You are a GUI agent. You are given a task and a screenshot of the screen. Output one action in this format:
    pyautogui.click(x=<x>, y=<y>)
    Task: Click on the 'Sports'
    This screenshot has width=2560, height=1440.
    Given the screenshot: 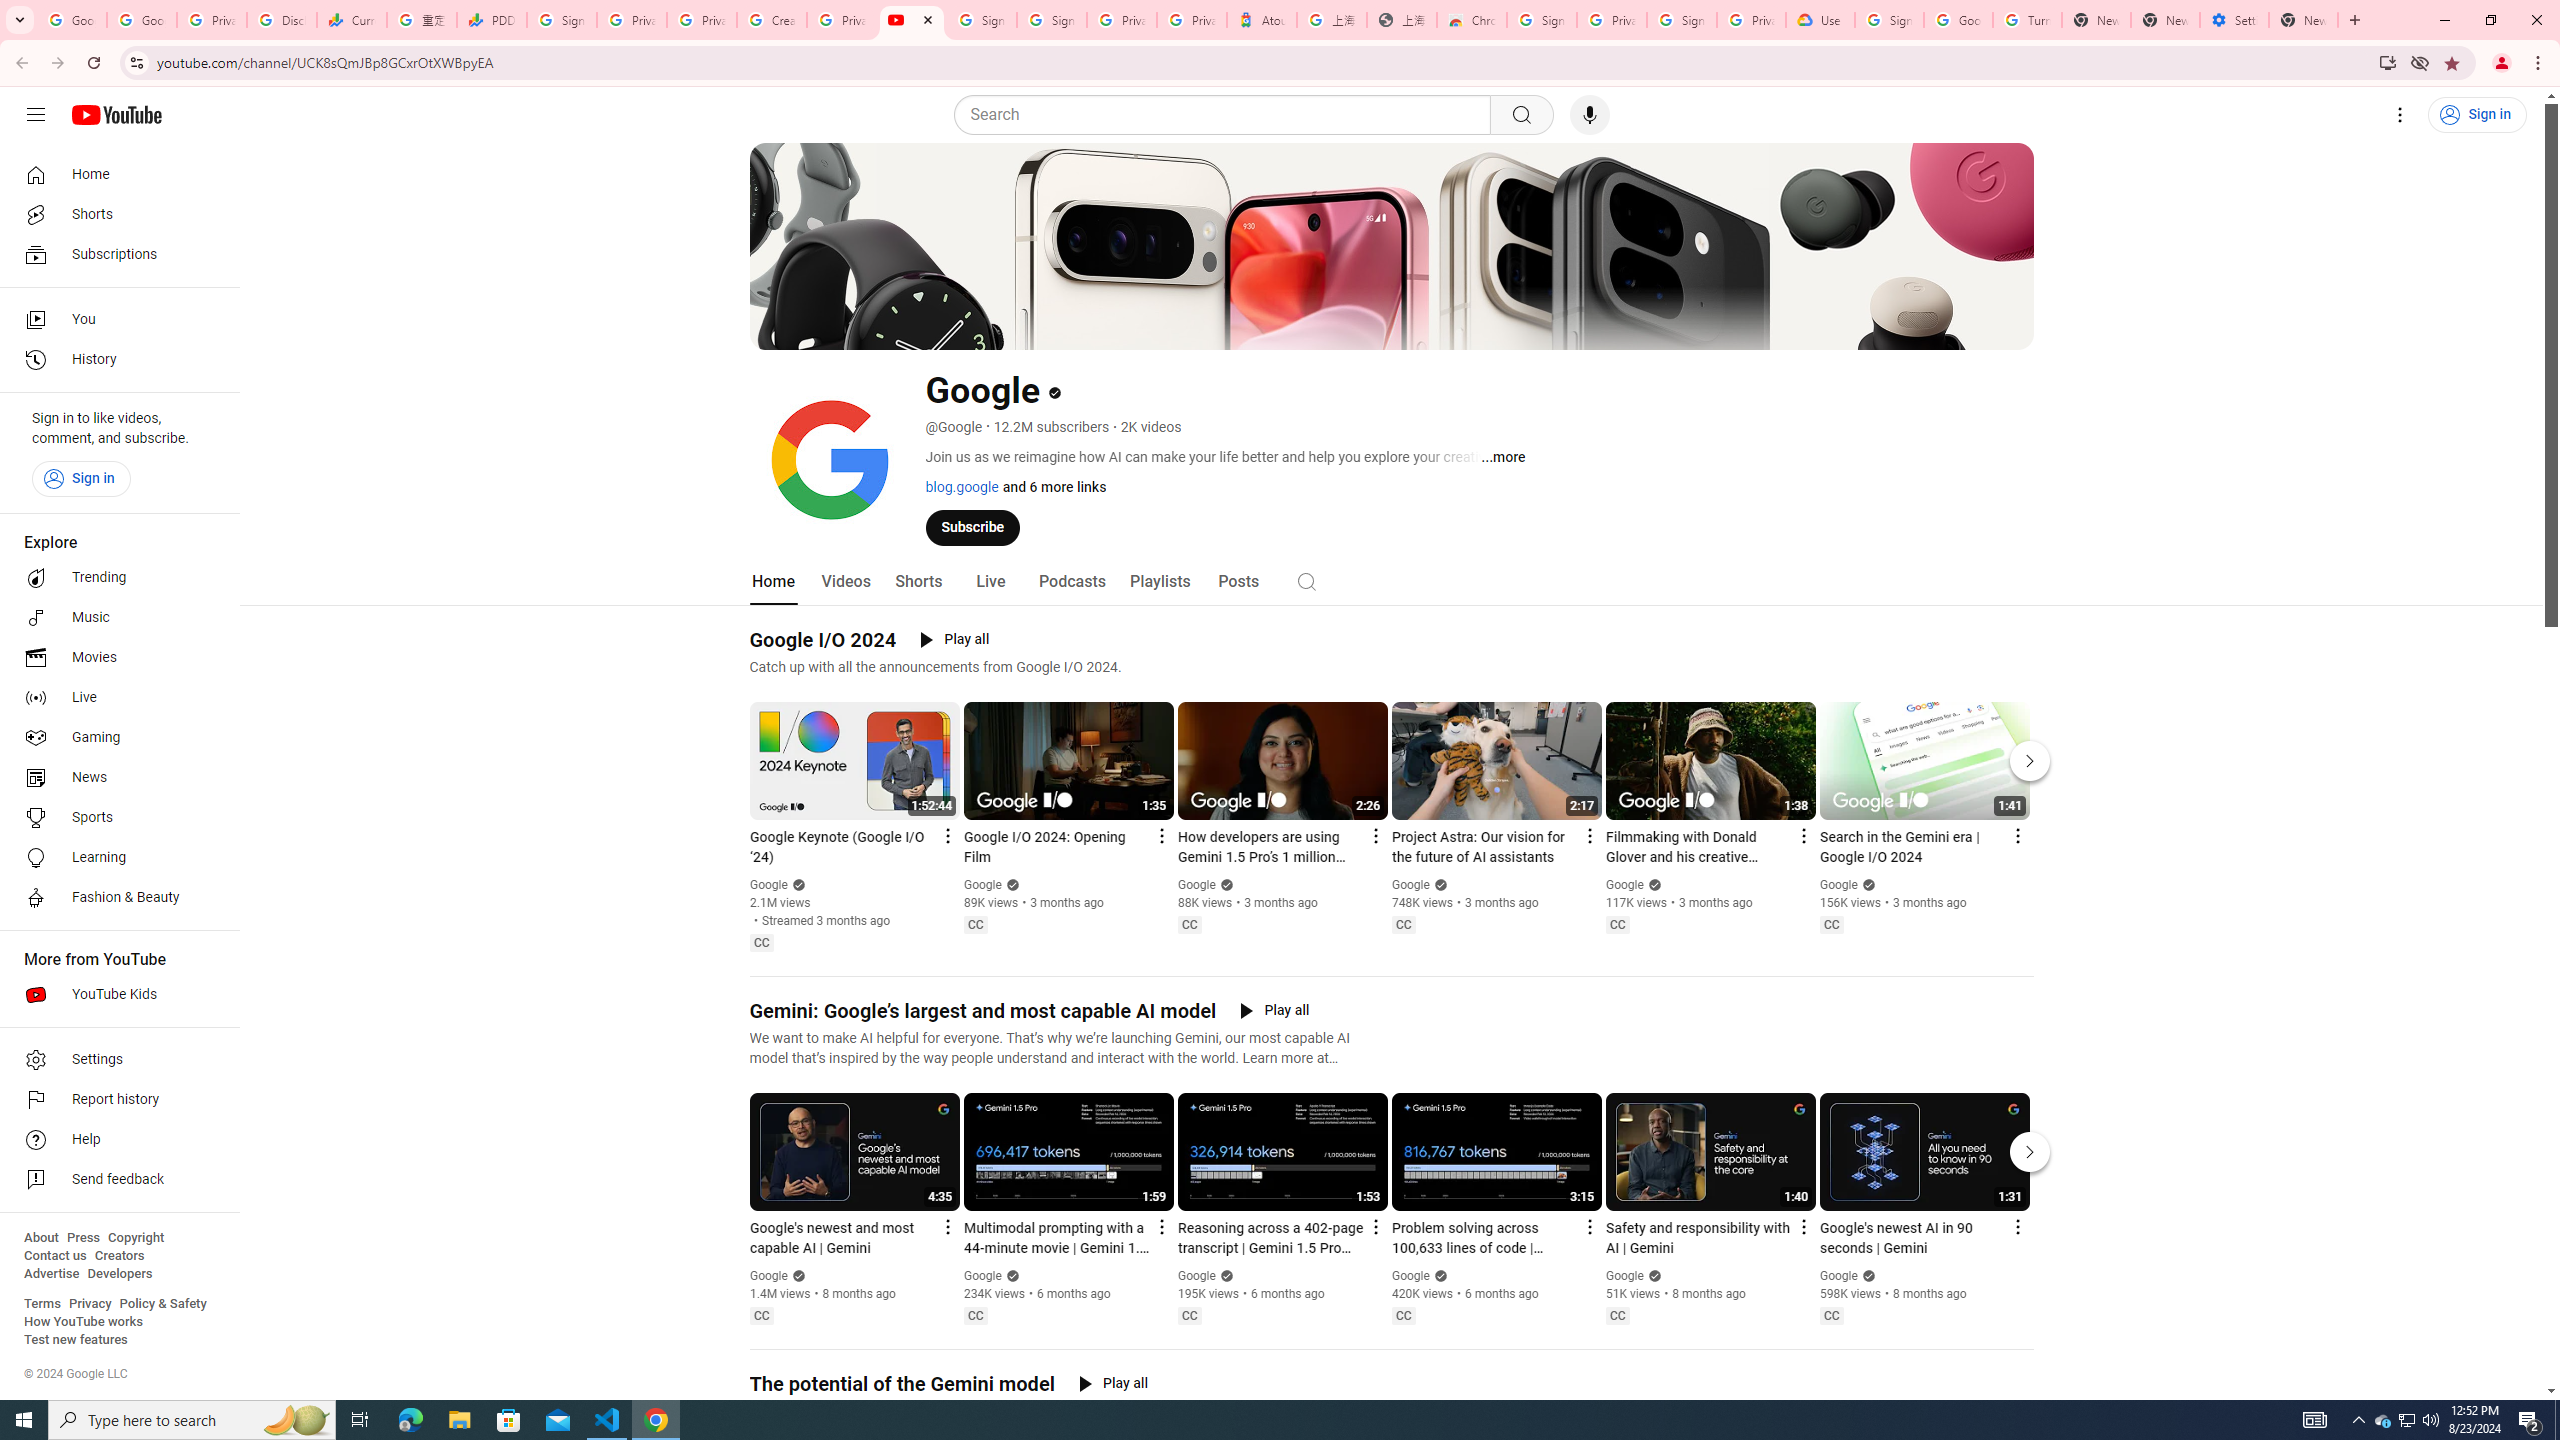 What is the action you would take?
    pyautogui.click(x=113, y=816)
    